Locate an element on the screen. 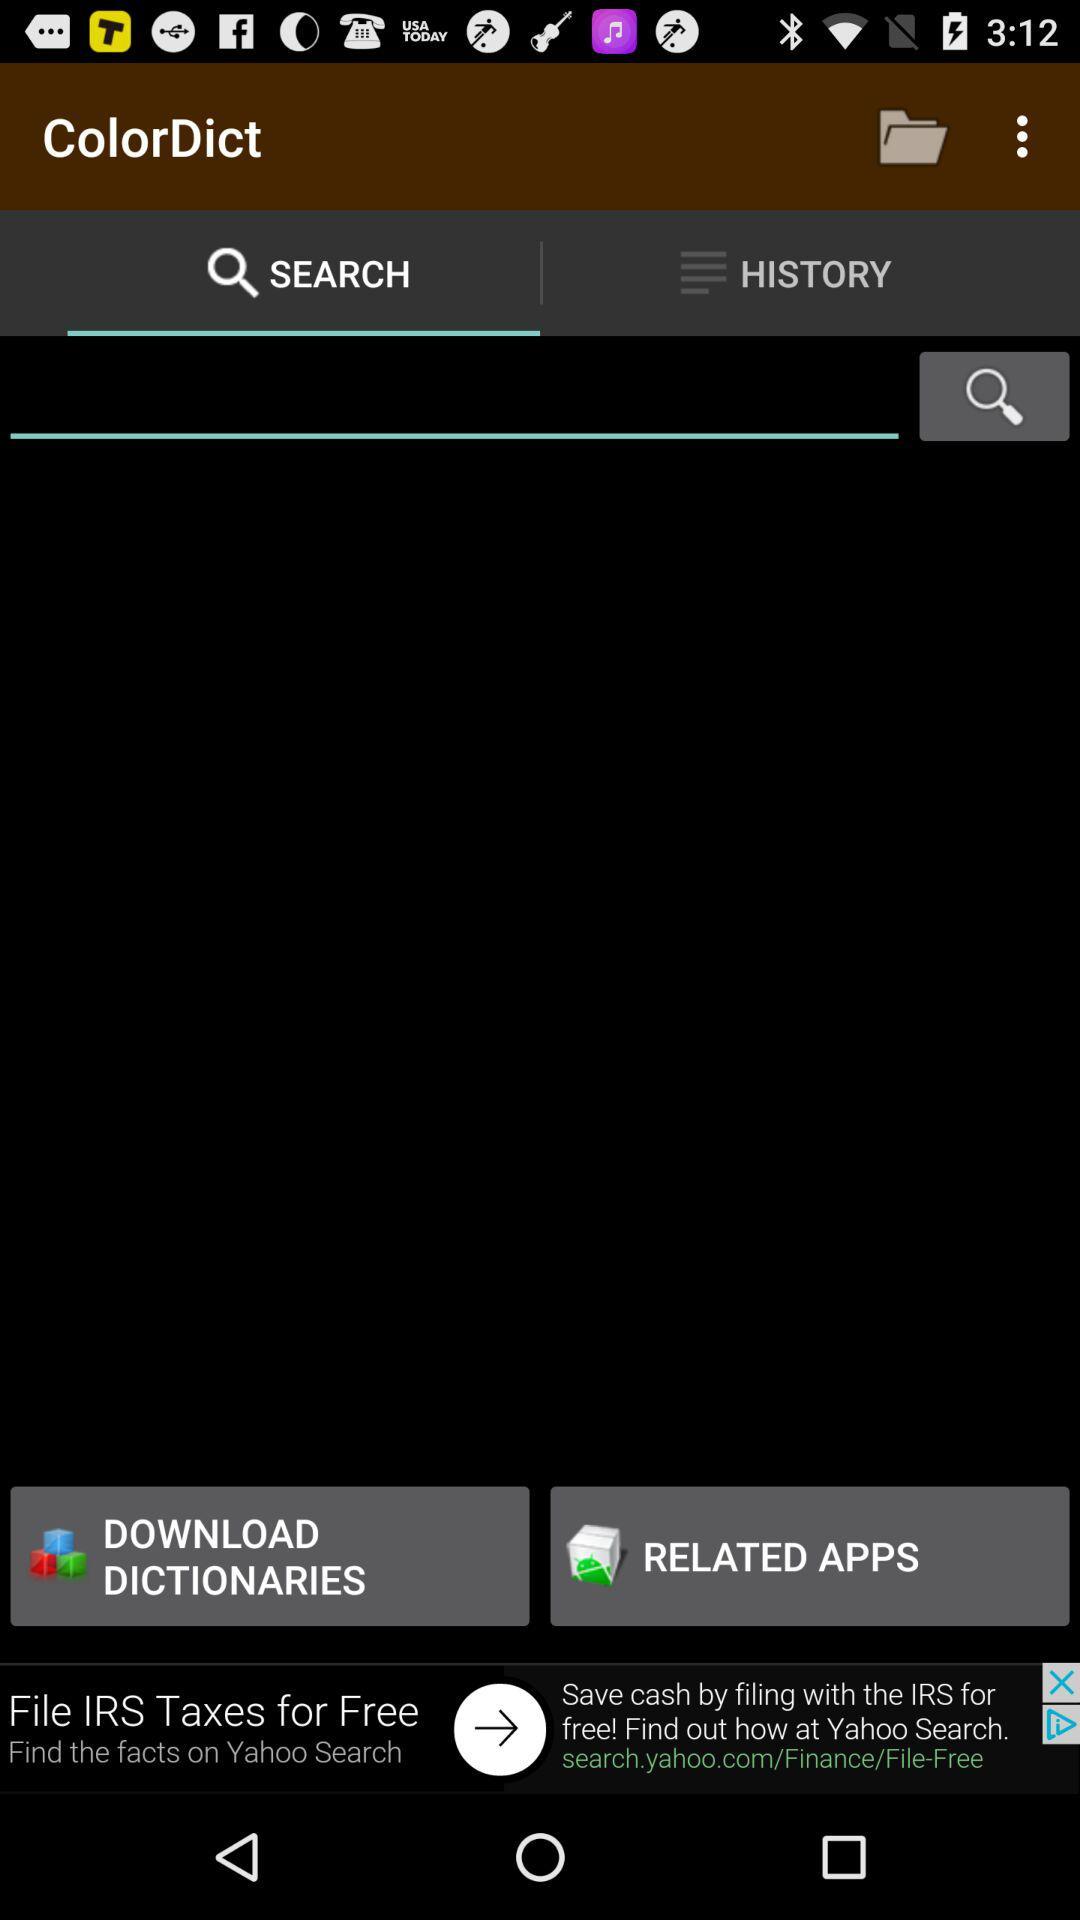 The height and width of the screenshot is (1920, 1080). search option is located at coordinates (994, 396).